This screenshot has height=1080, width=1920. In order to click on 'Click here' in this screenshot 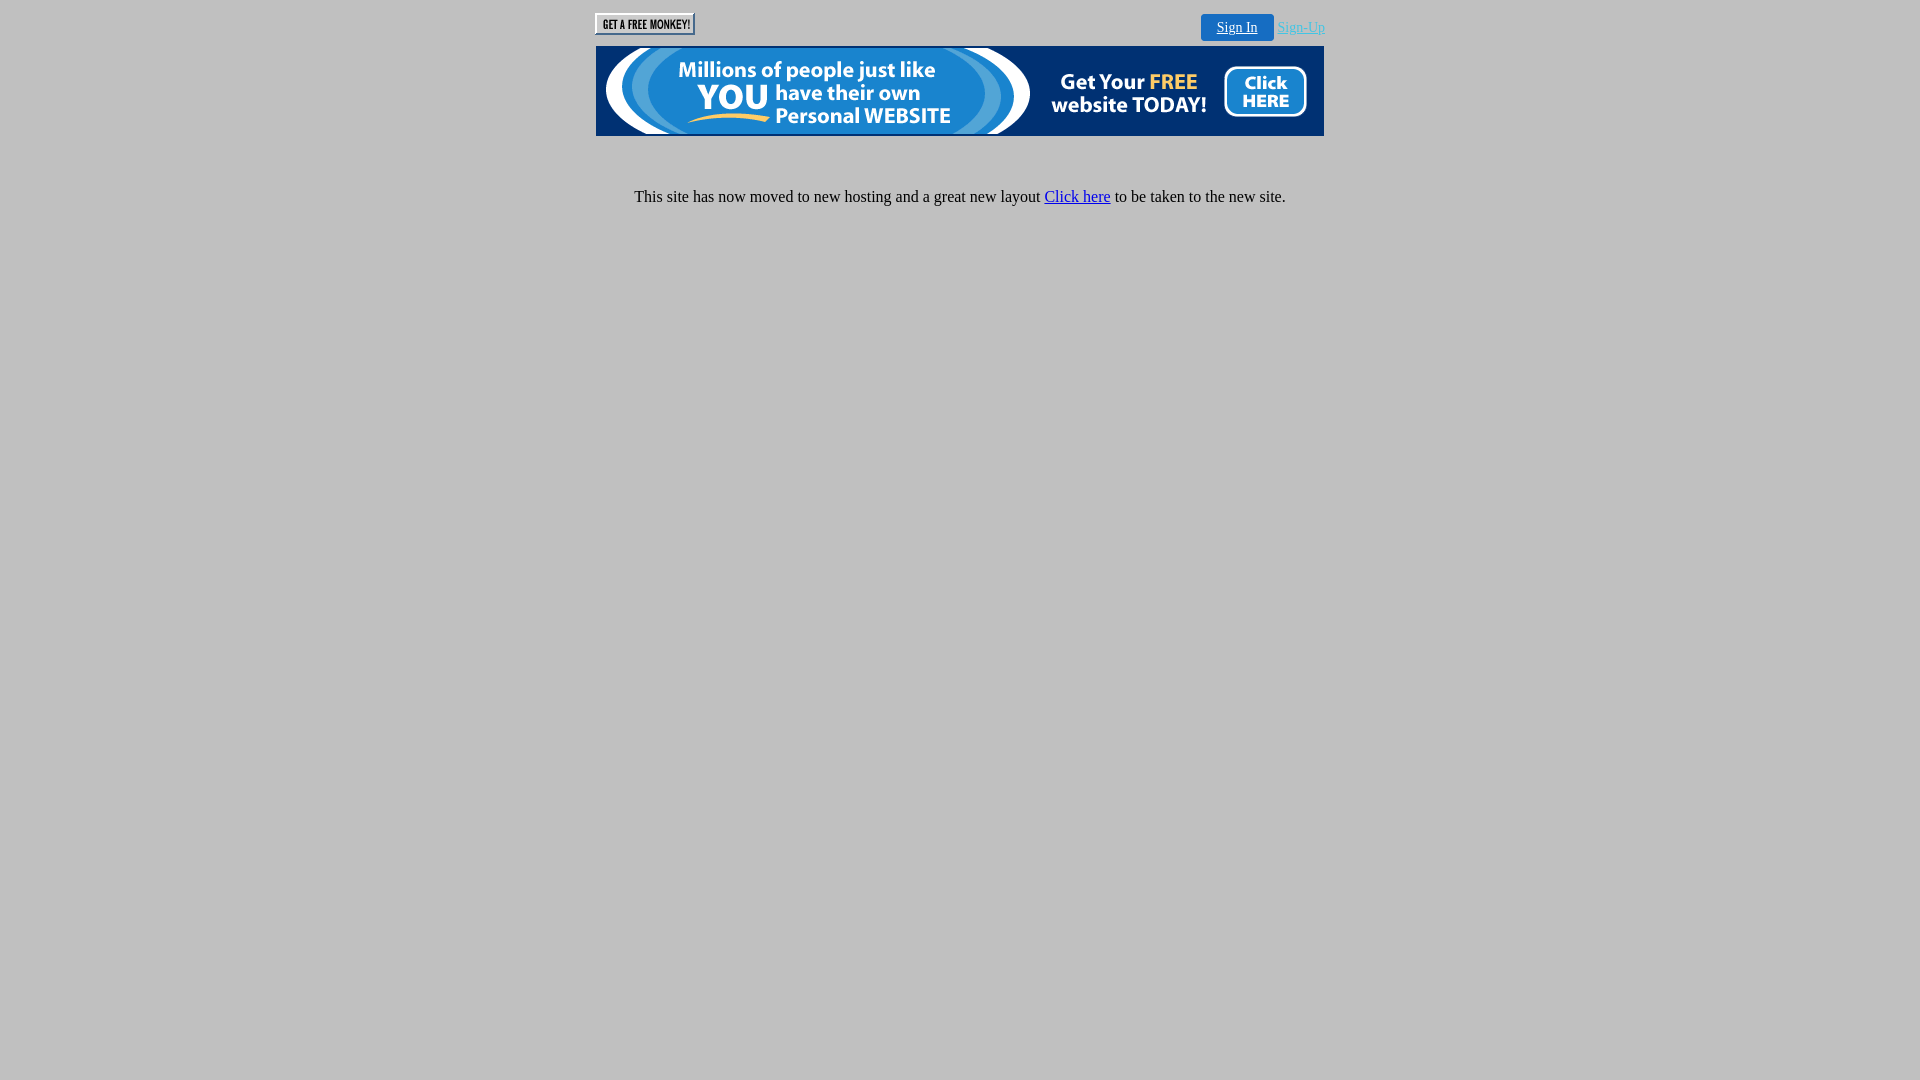, I will do `click(1075, 196)`.